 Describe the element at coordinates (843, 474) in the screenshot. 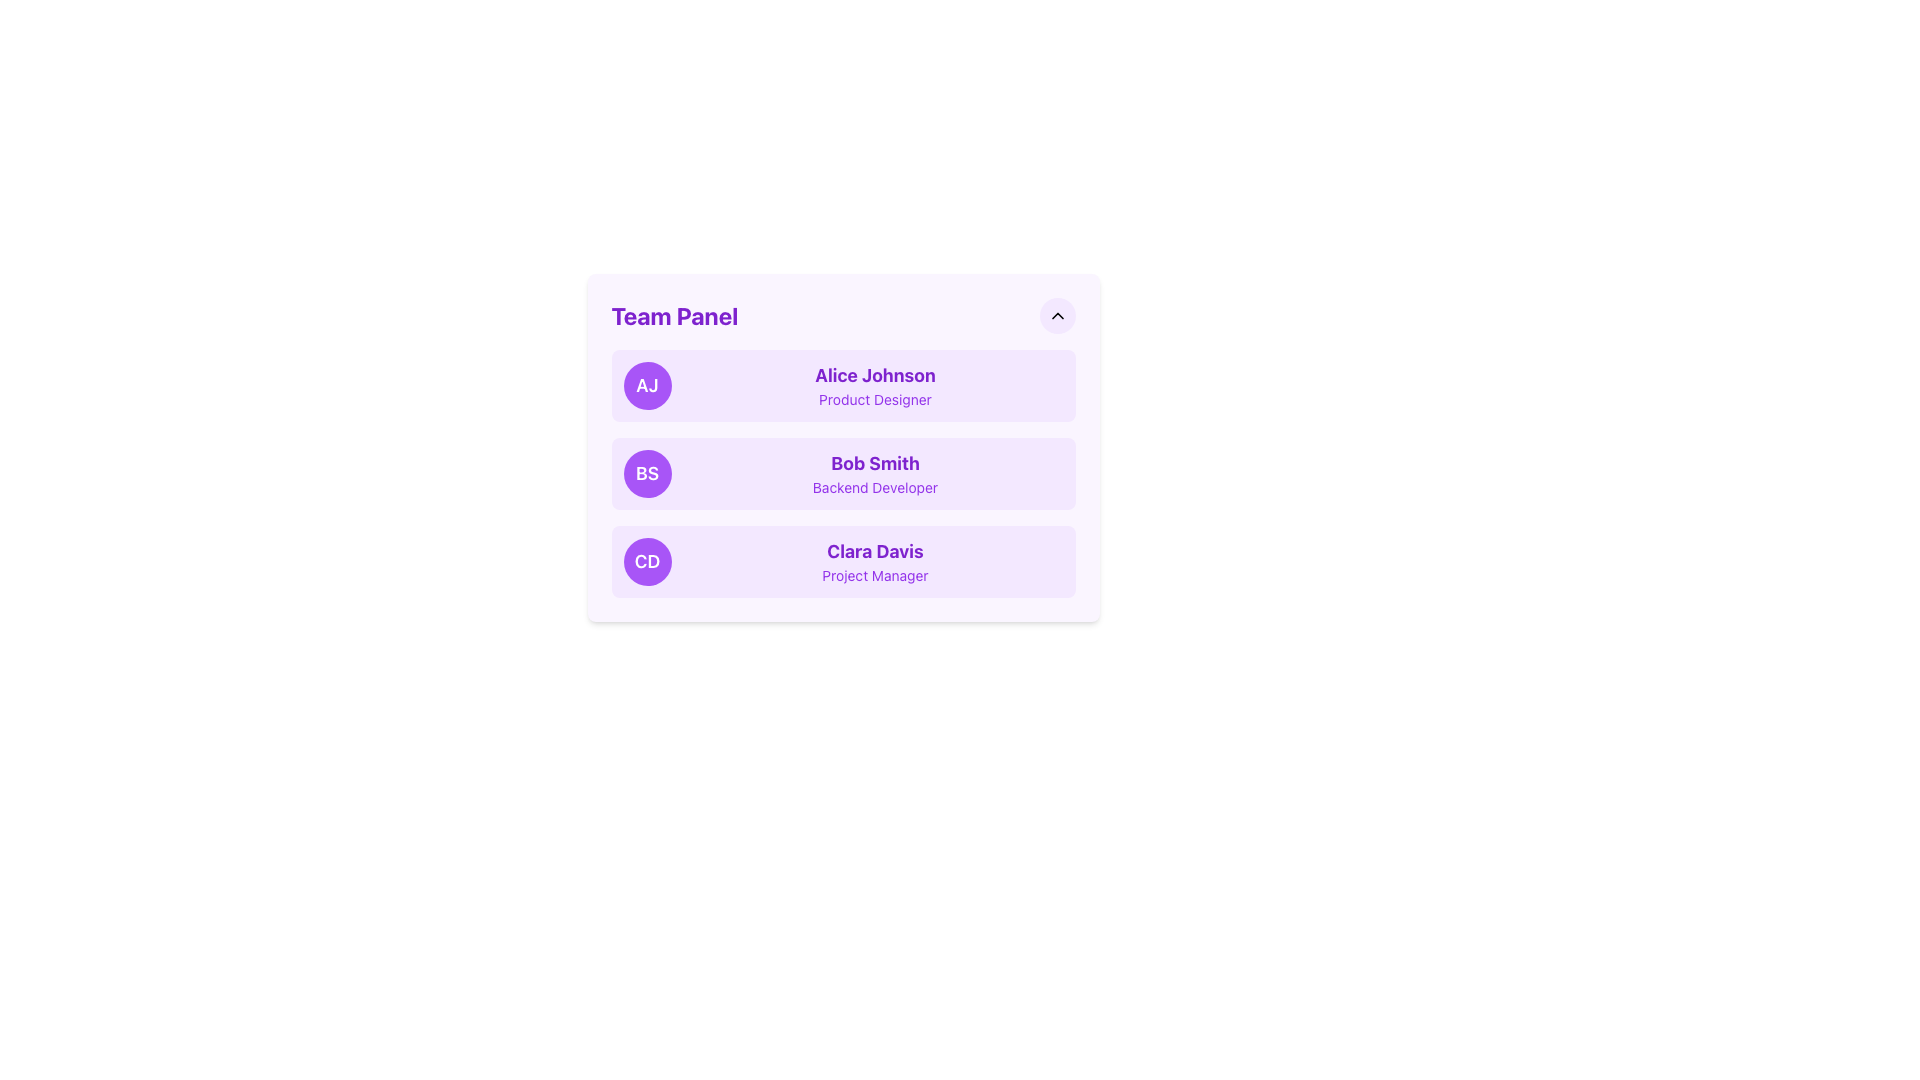

I see `the team member's profile list item for 'Bob Smith'` at that location.